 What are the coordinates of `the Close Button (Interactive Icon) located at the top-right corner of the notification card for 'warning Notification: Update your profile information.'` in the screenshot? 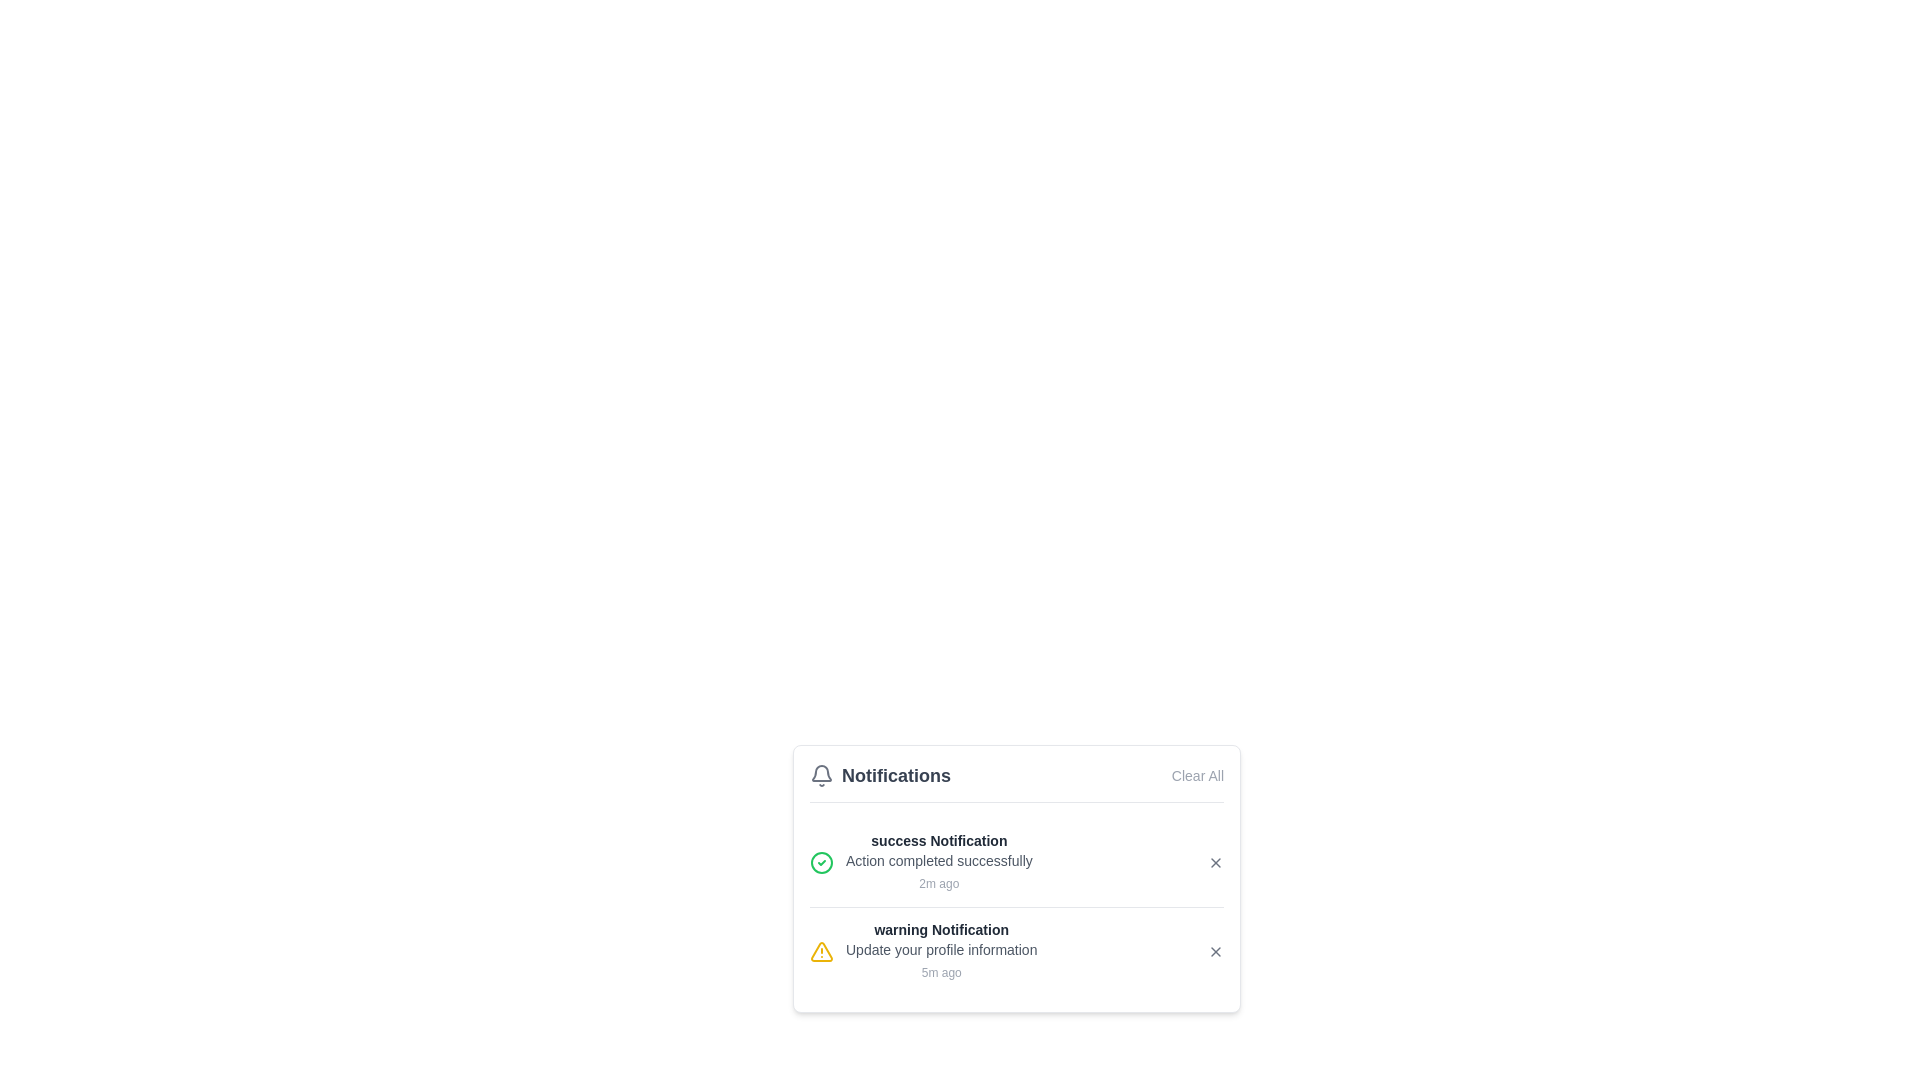 It's located at (1214, 951).